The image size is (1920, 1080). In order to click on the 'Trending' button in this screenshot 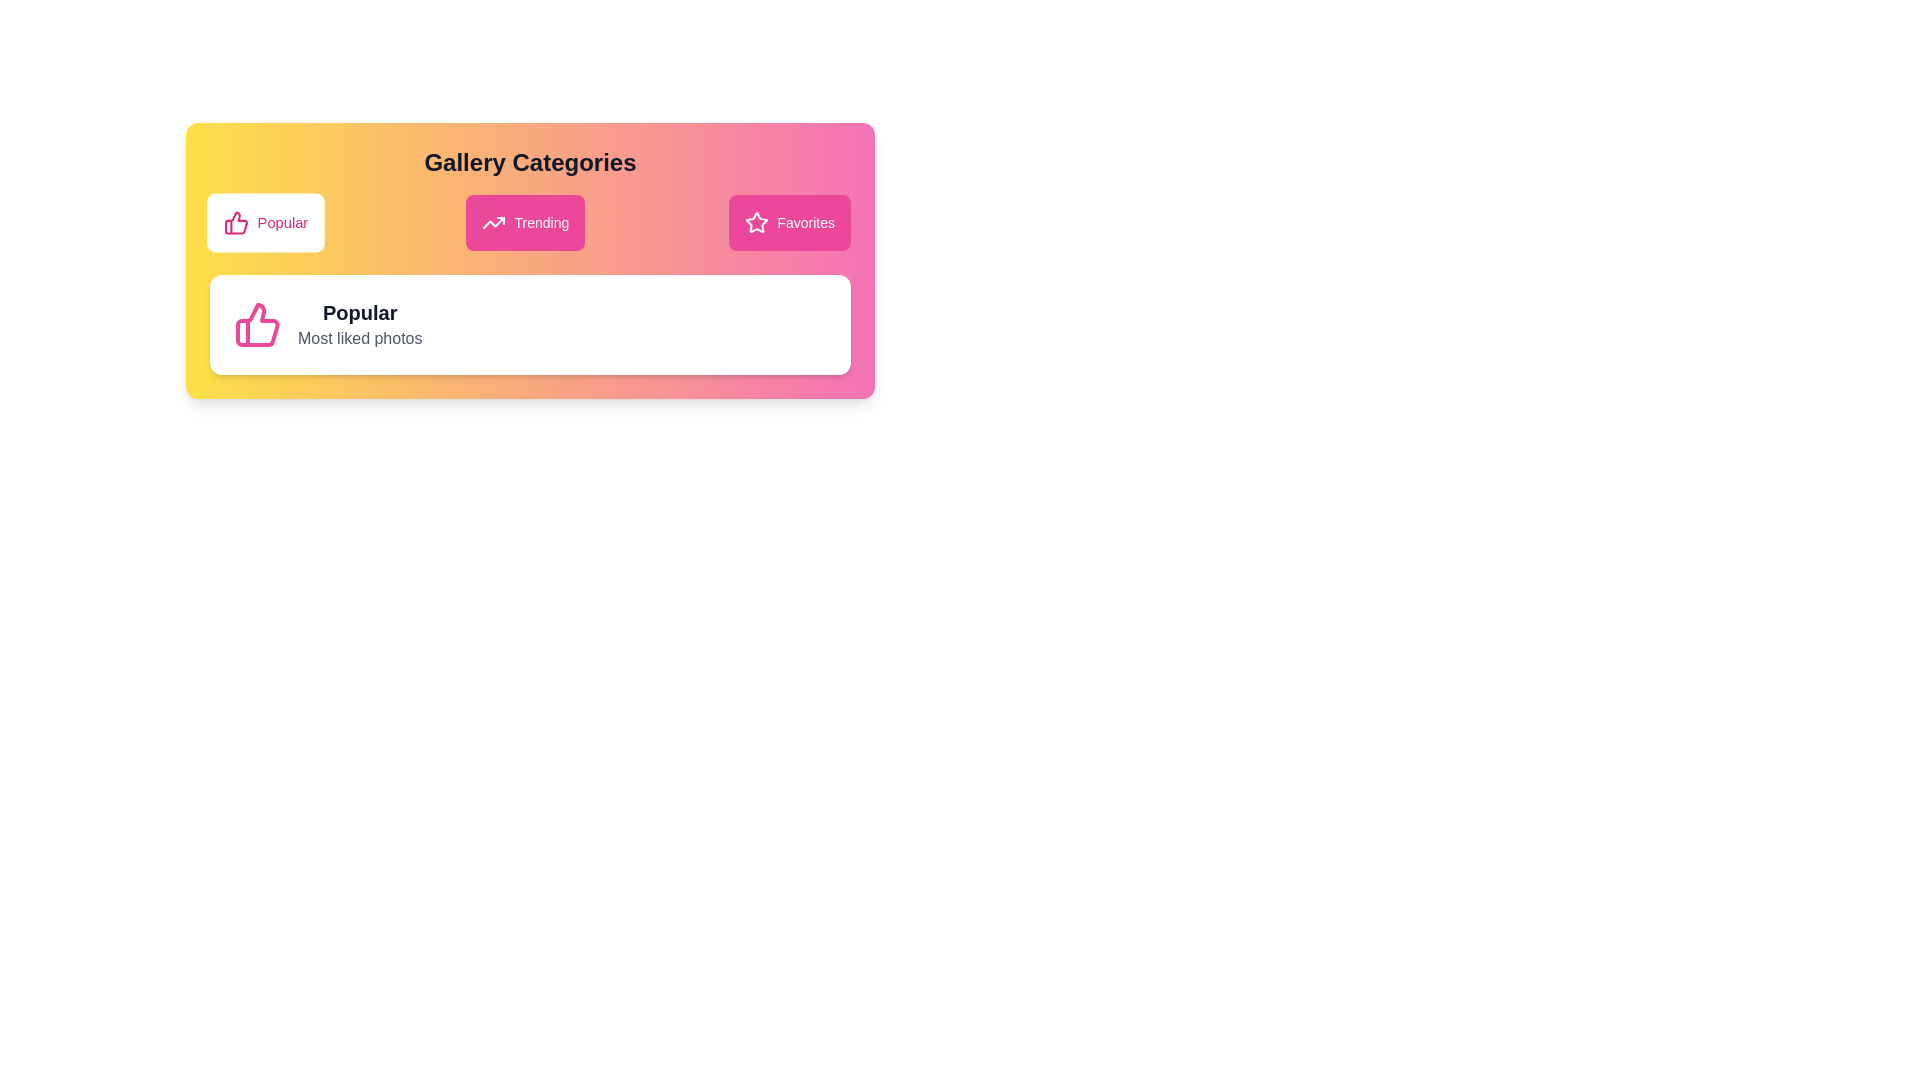, I will do `click(541, 223)`.